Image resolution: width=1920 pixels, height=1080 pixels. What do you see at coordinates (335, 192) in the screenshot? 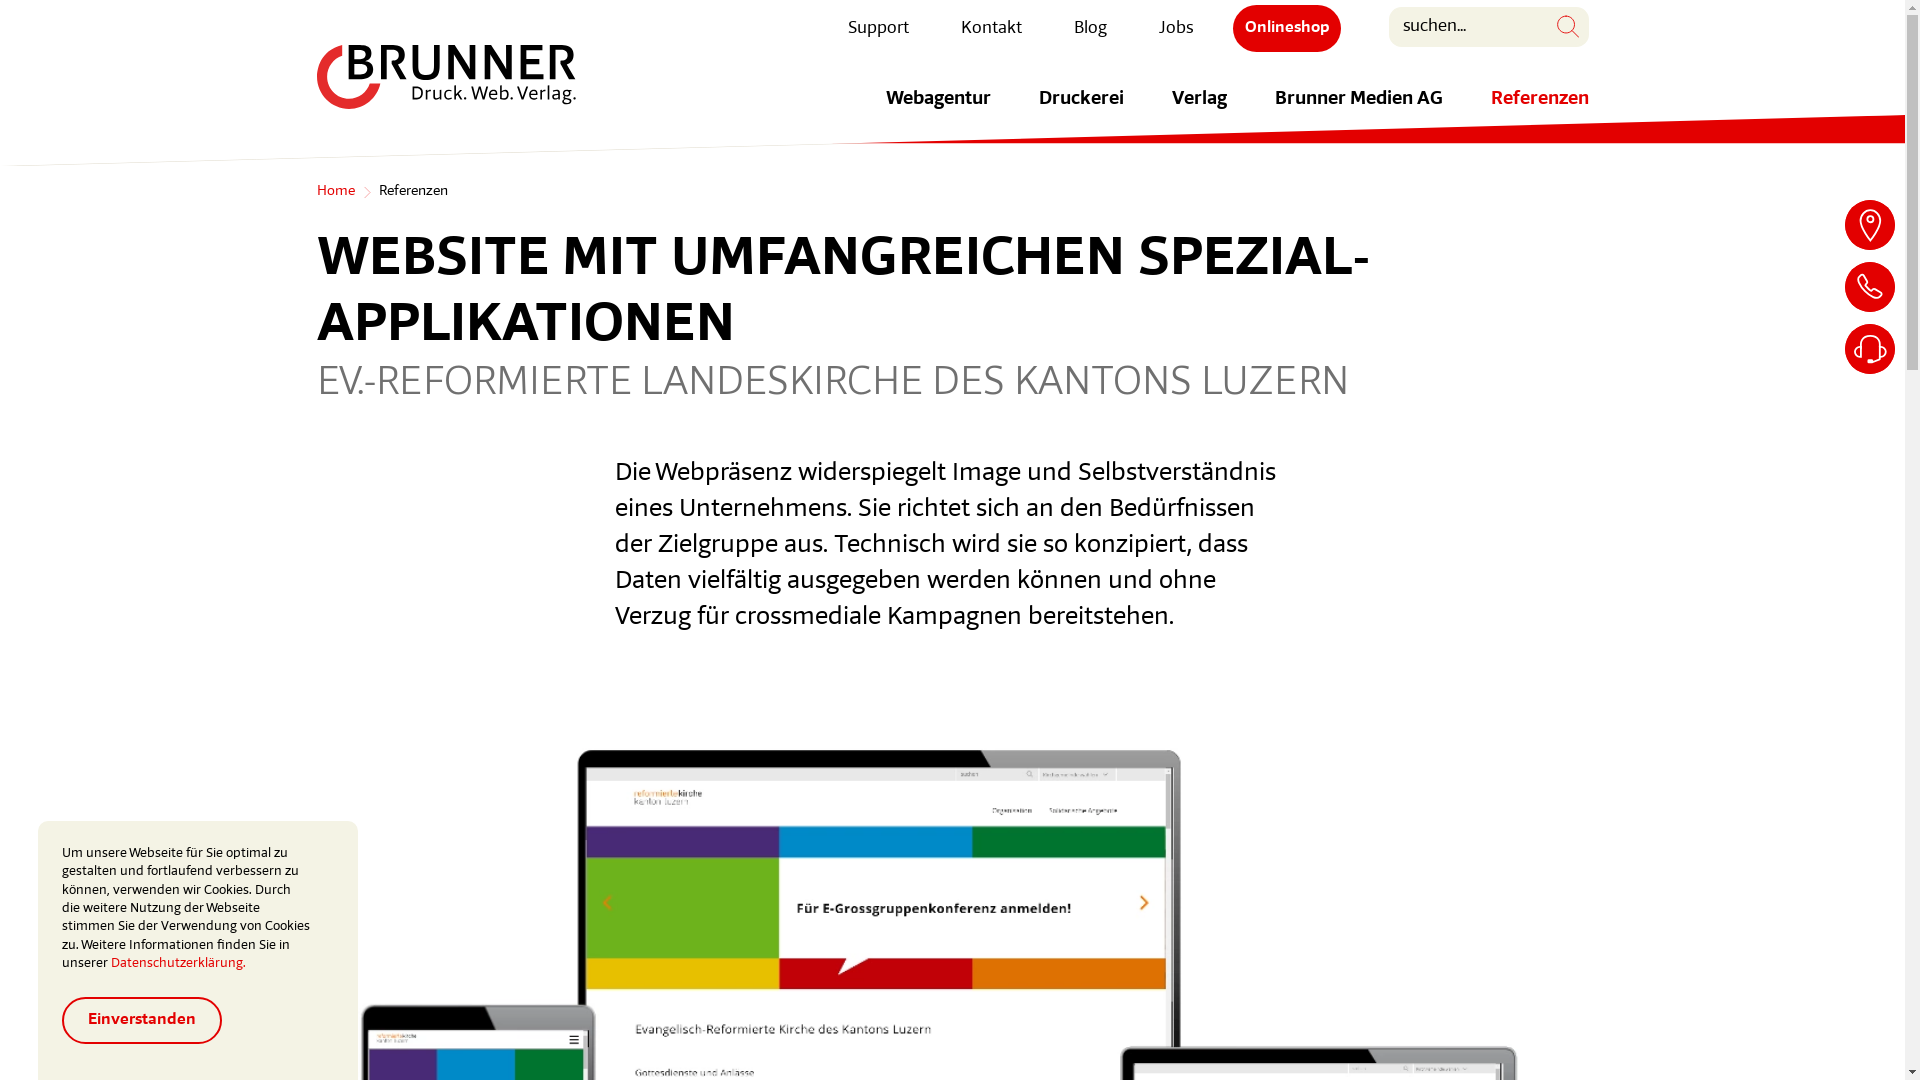
I see `'Home'` at bounding box center [335, 192].